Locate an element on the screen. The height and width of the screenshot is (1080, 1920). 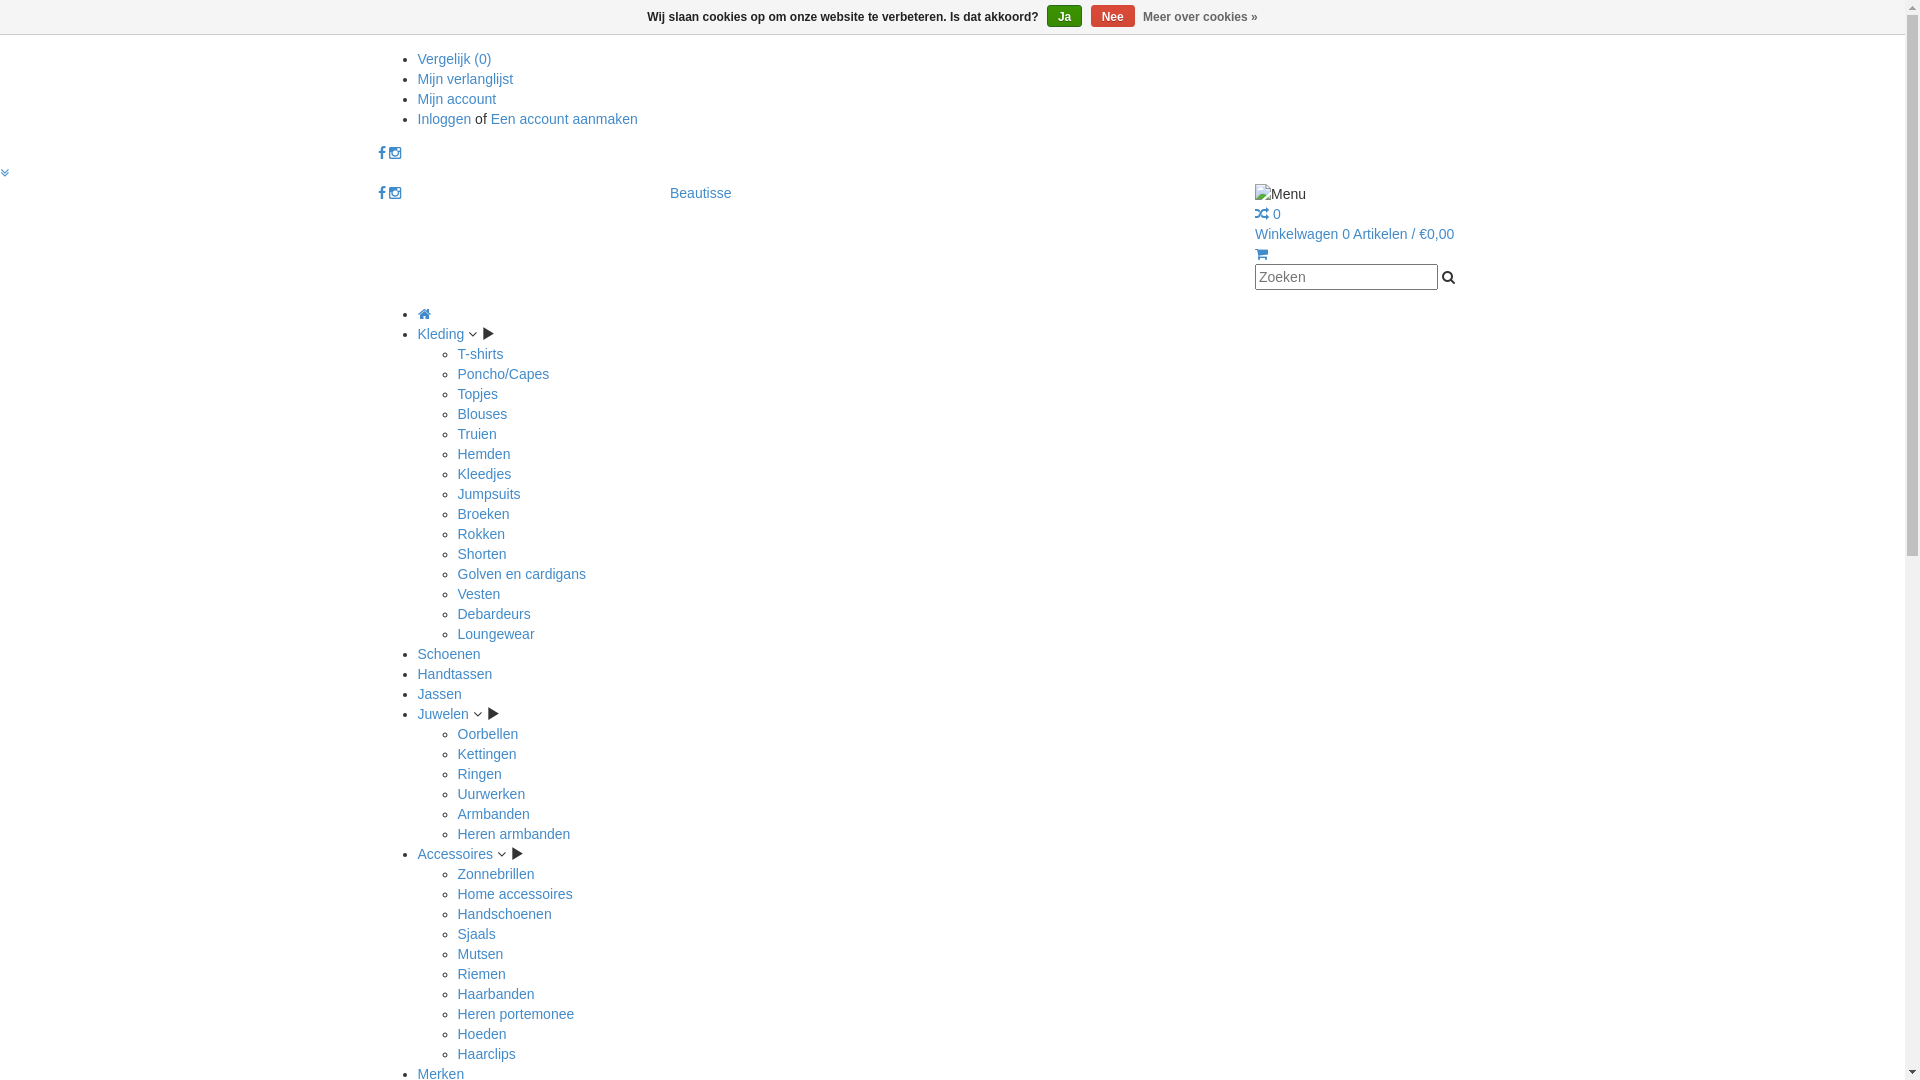
'Inloggen' is located at coordinates (416, 119).